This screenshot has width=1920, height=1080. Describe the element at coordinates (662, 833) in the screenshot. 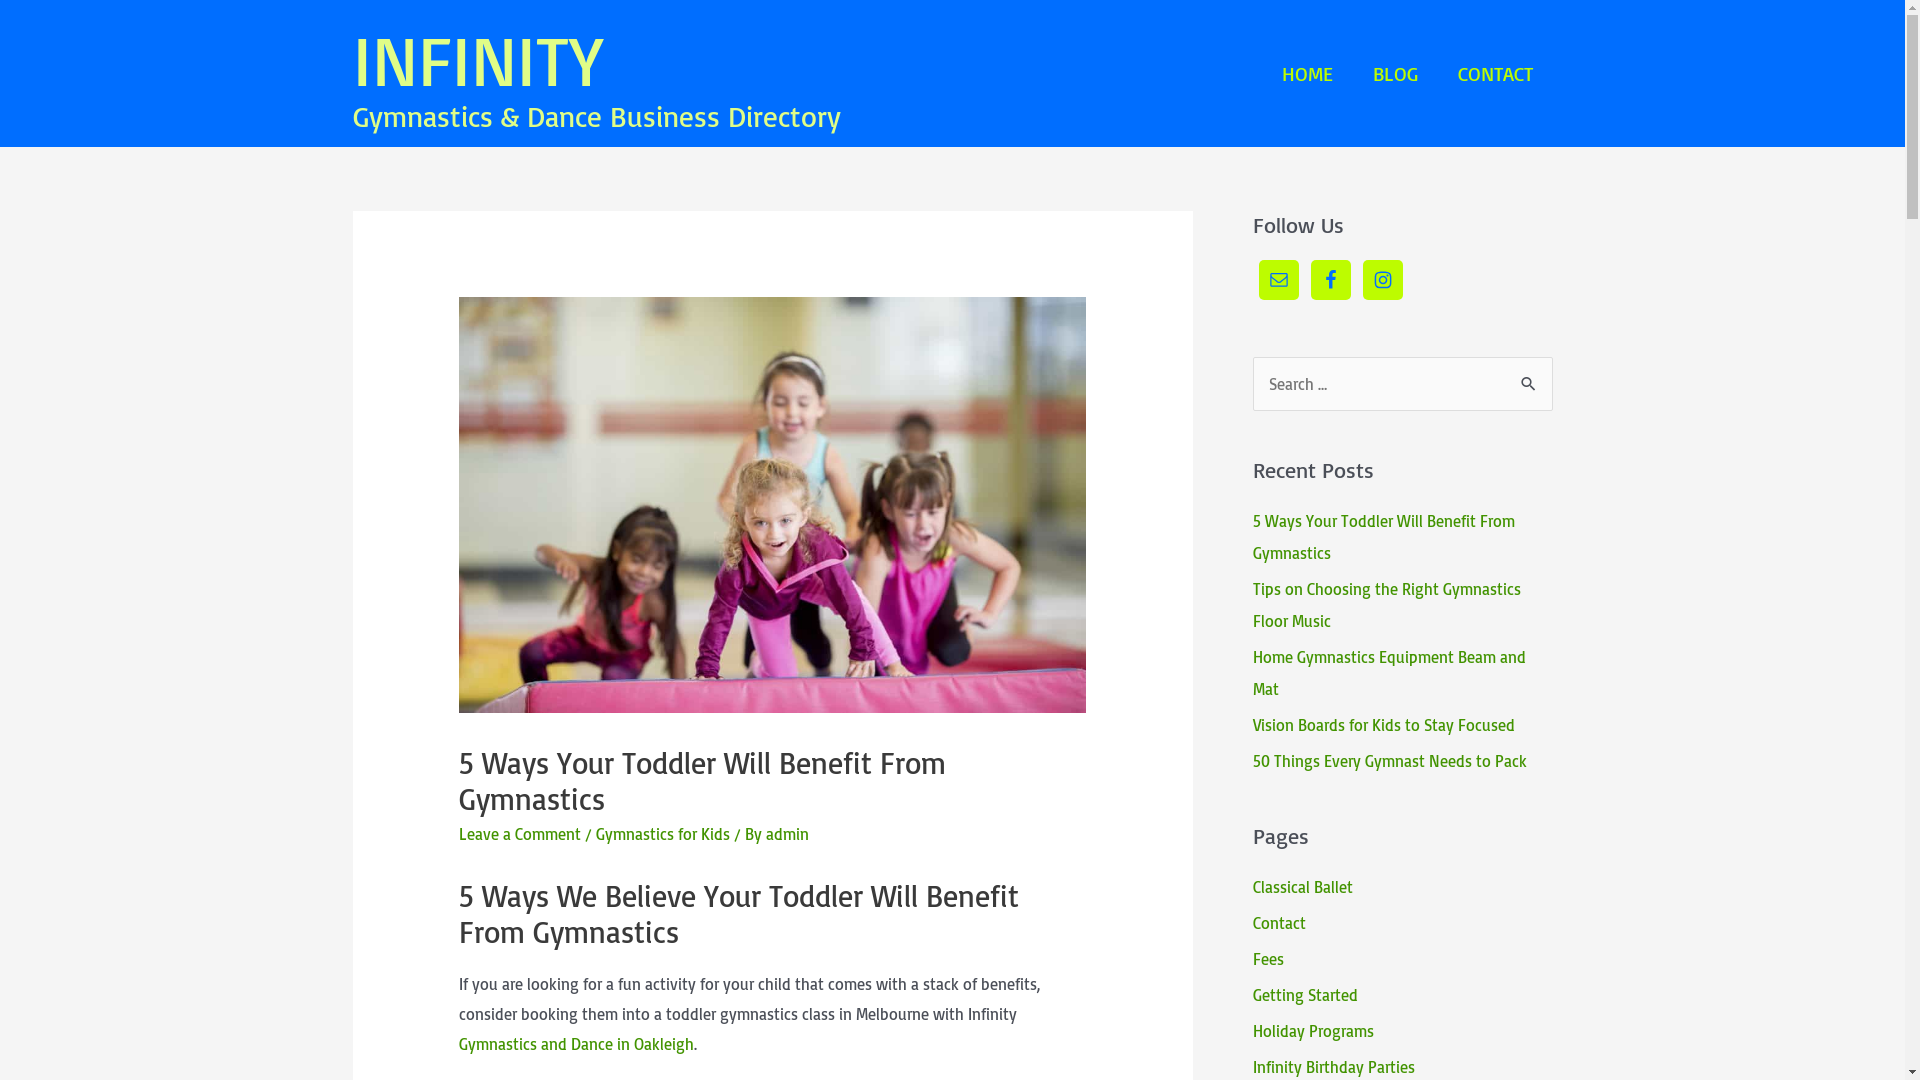

I see `'Gymnastics for Kids'` at that location.